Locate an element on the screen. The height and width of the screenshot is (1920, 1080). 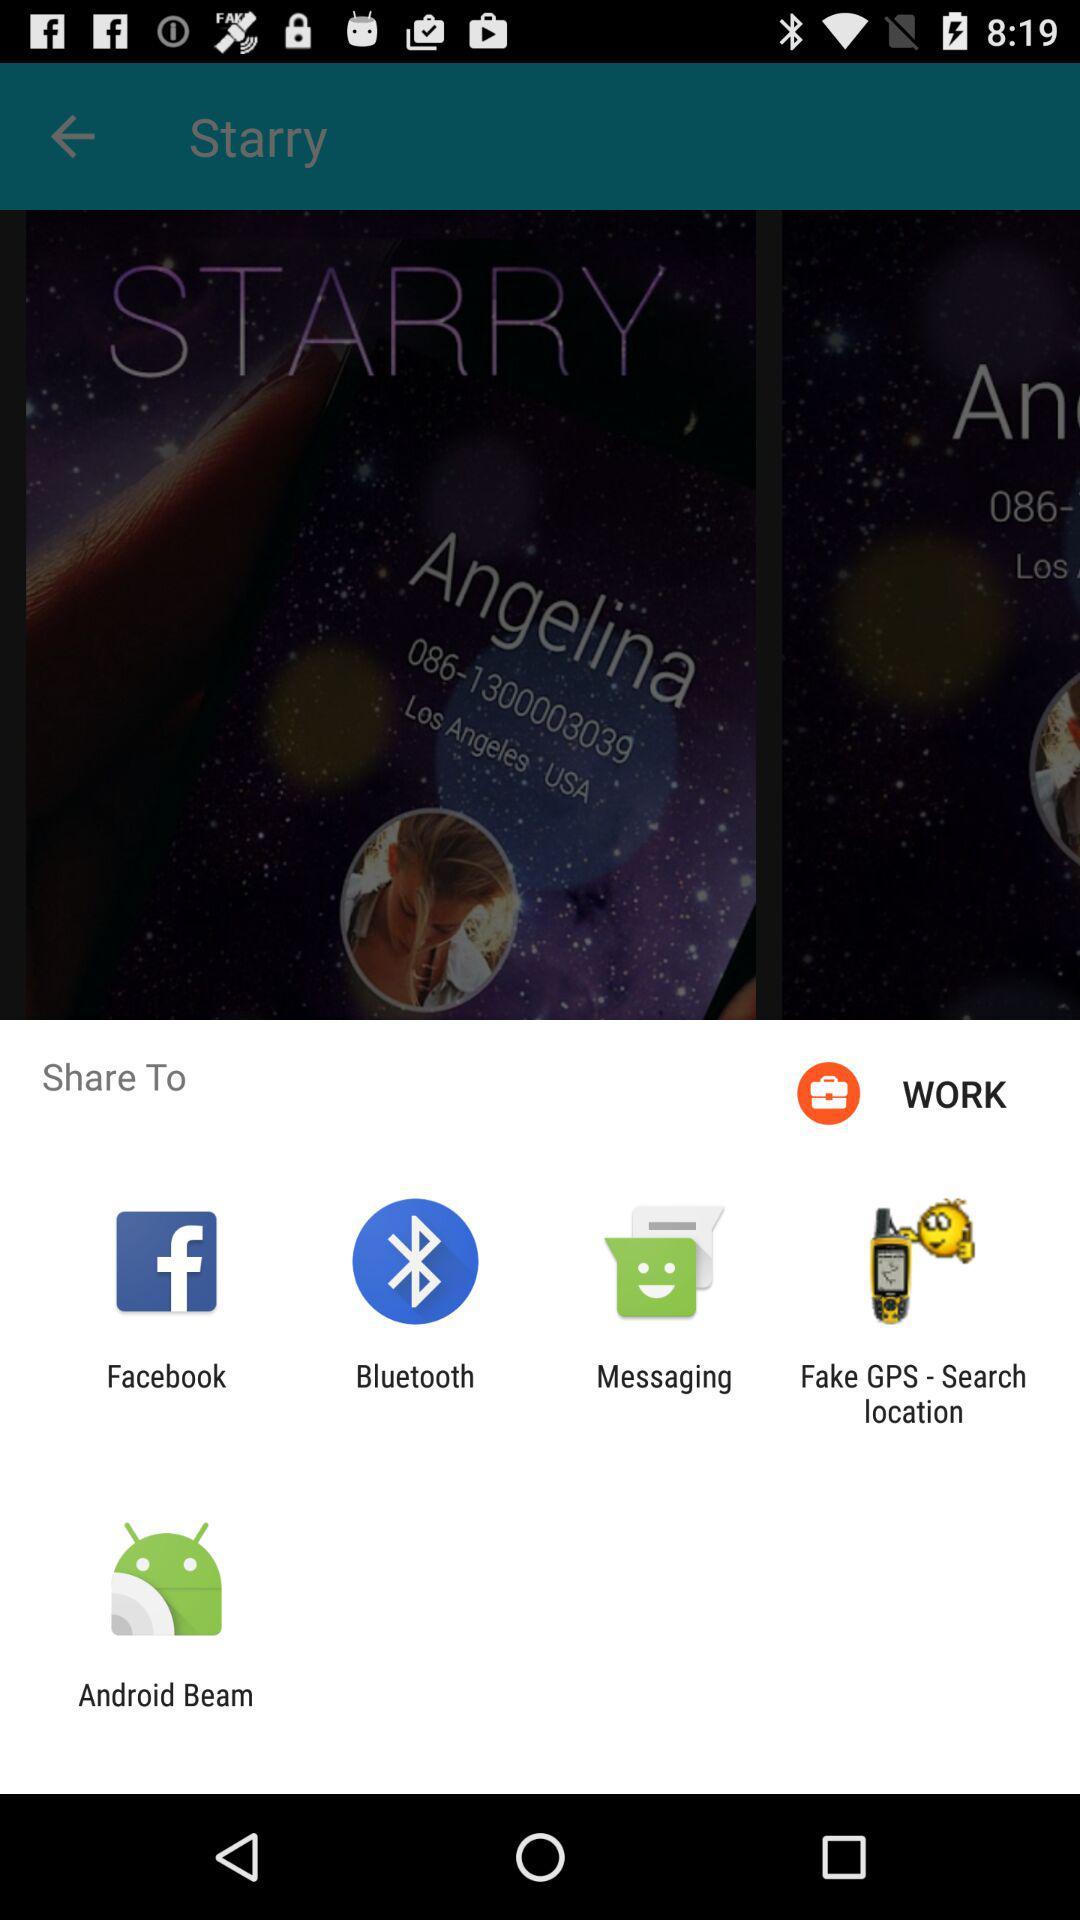
android beam is located at coordinates (165, 1711).